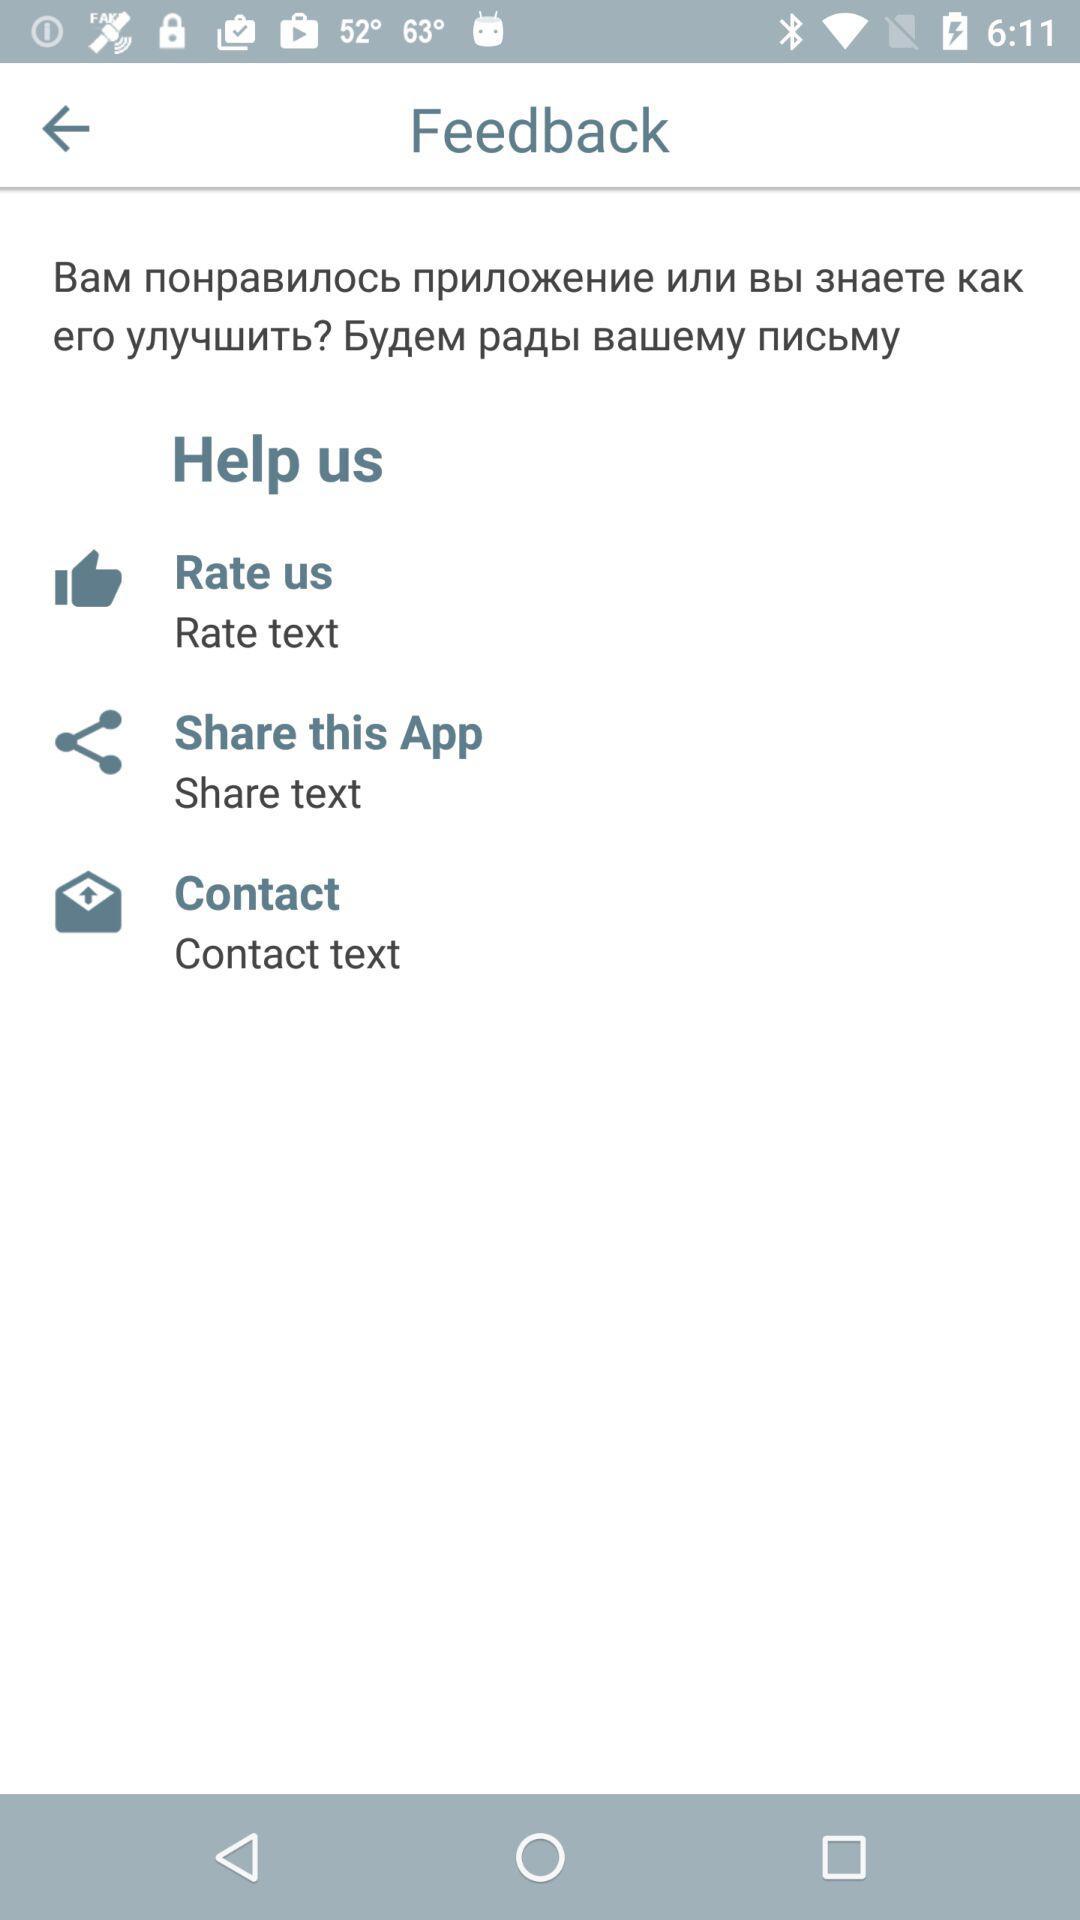 This screenshot has width=1080, height=1920. What do you see at coordinates (86, 901) in the screenshot?
I see `the email icon` at bounding box center [86, 901].